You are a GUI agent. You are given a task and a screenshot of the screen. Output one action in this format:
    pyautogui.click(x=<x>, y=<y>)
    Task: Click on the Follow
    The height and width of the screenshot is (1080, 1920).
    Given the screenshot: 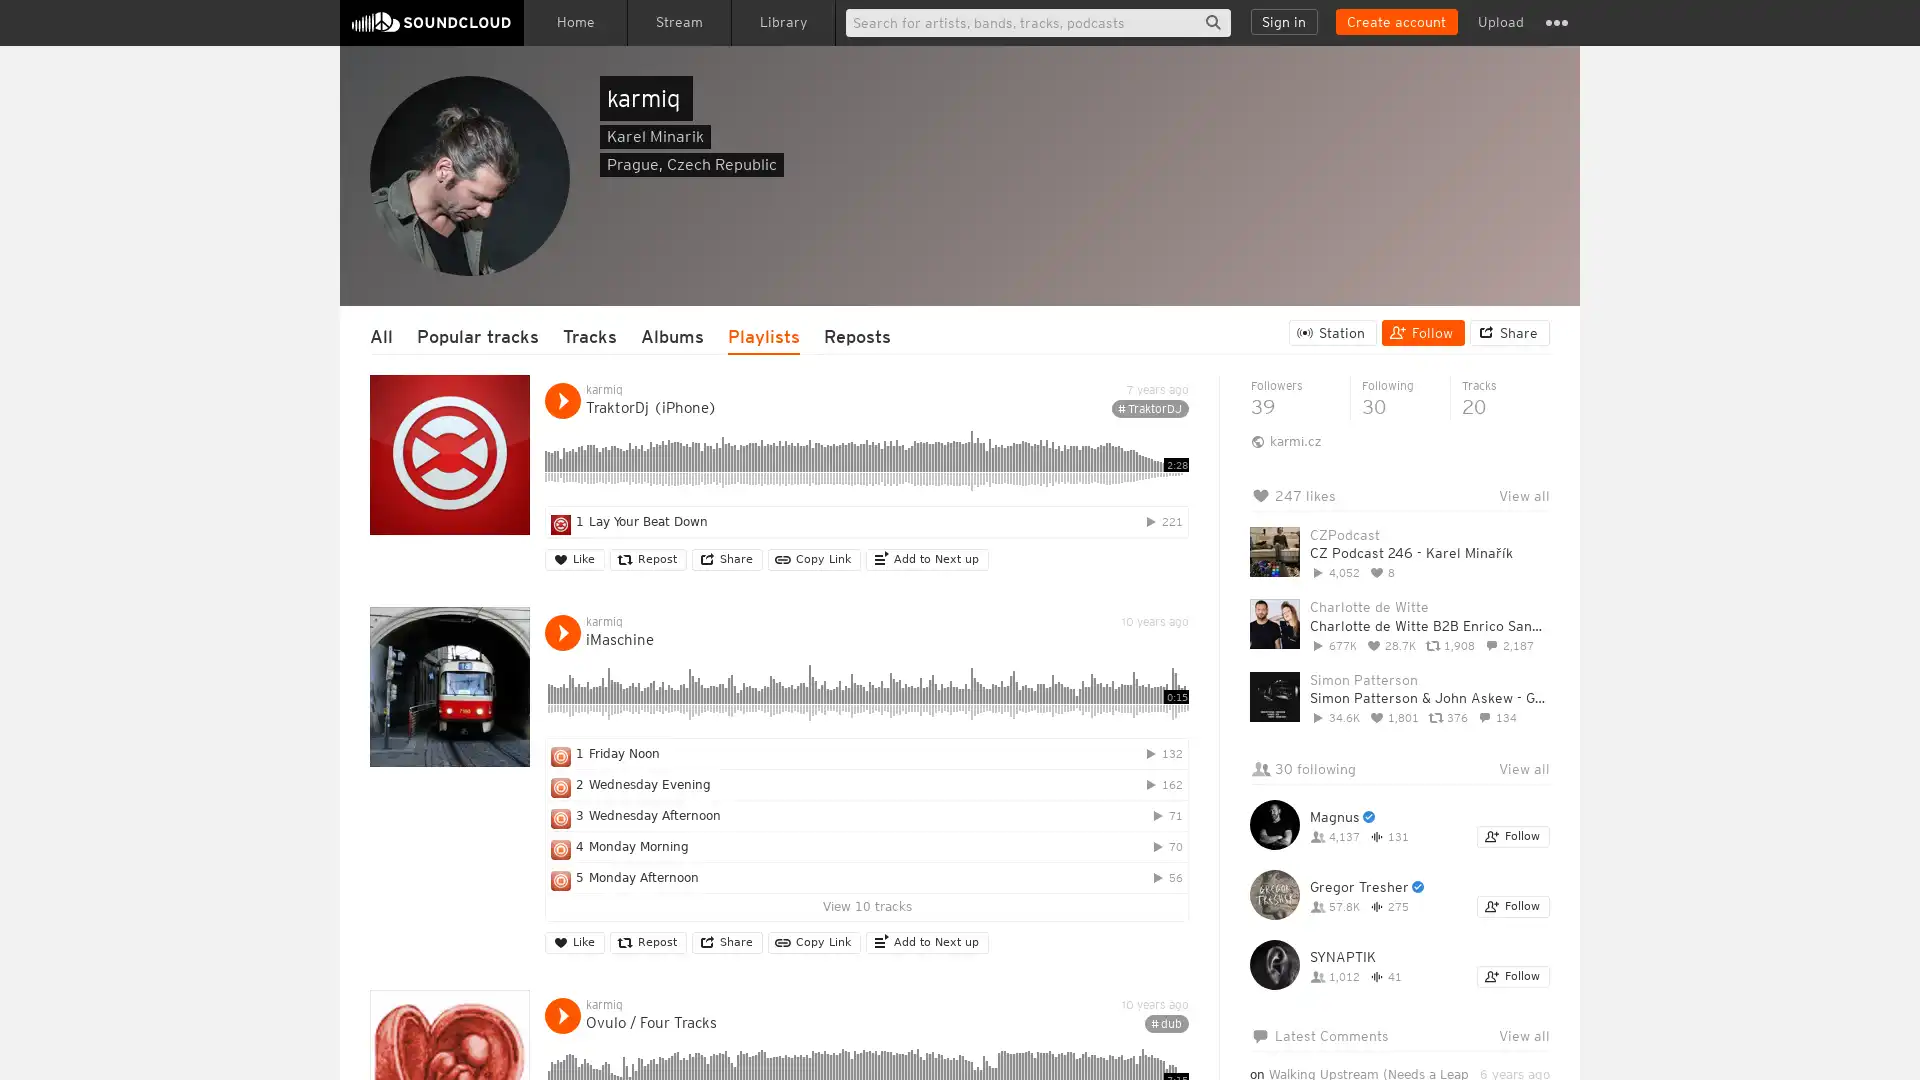 What is the action you would take?
    pyautogui.click(x=1513, y=906)
    